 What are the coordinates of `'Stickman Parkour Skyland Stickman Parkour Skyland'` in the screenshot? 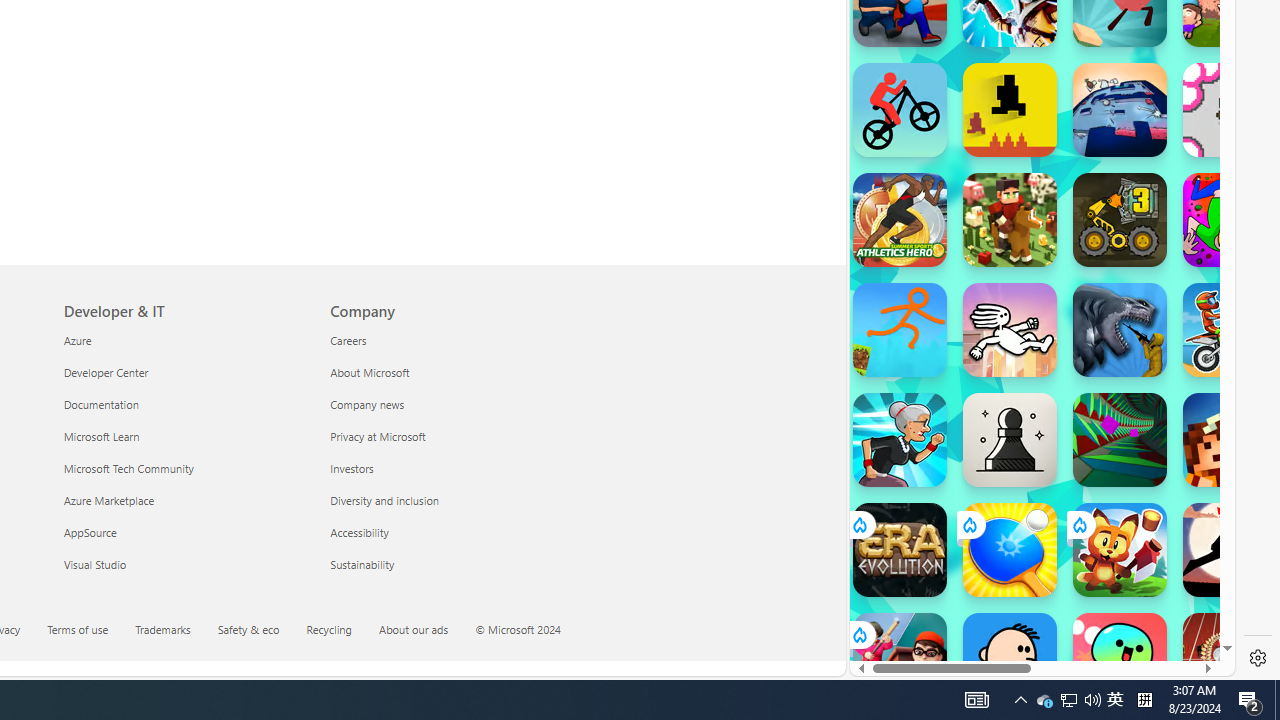 It's located at (898, 329).